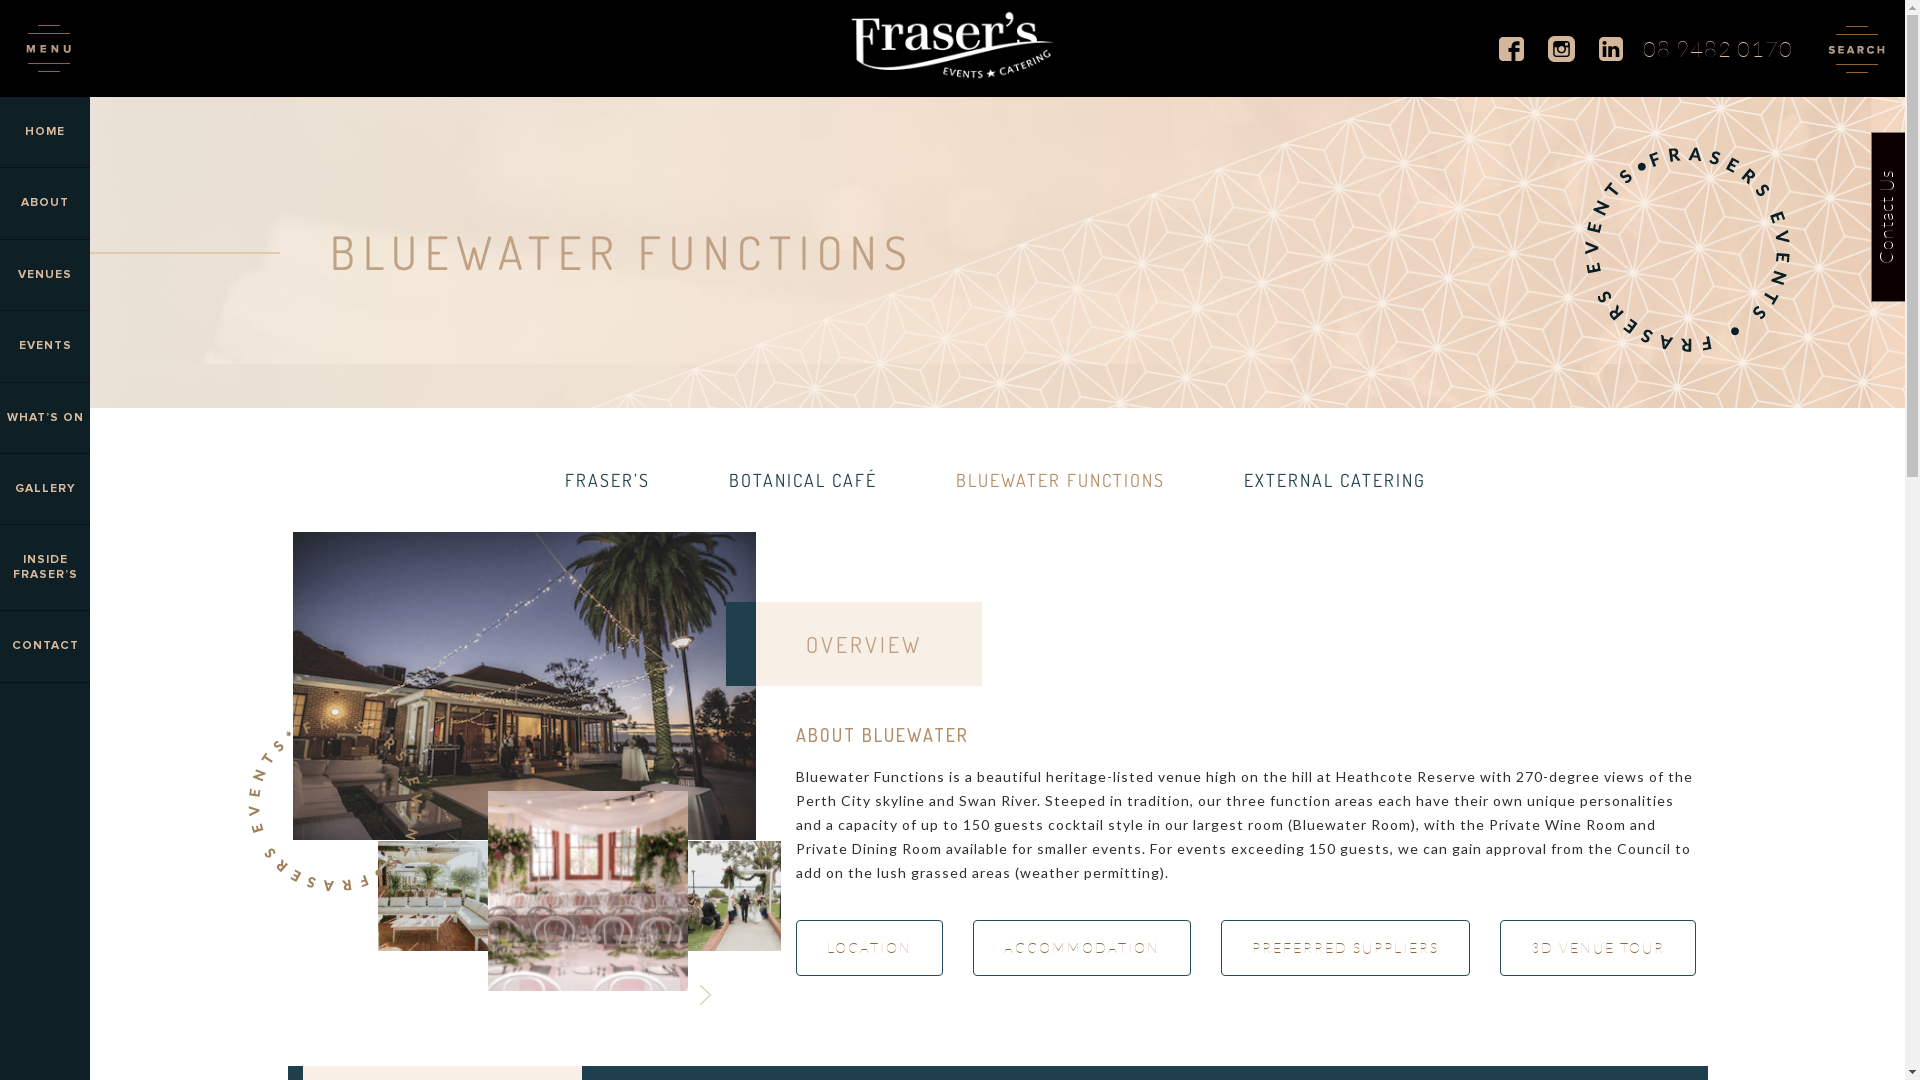  Describe the element at coordinates (44, 345) in the screenshot. I see `'EVENTS'` at that location.